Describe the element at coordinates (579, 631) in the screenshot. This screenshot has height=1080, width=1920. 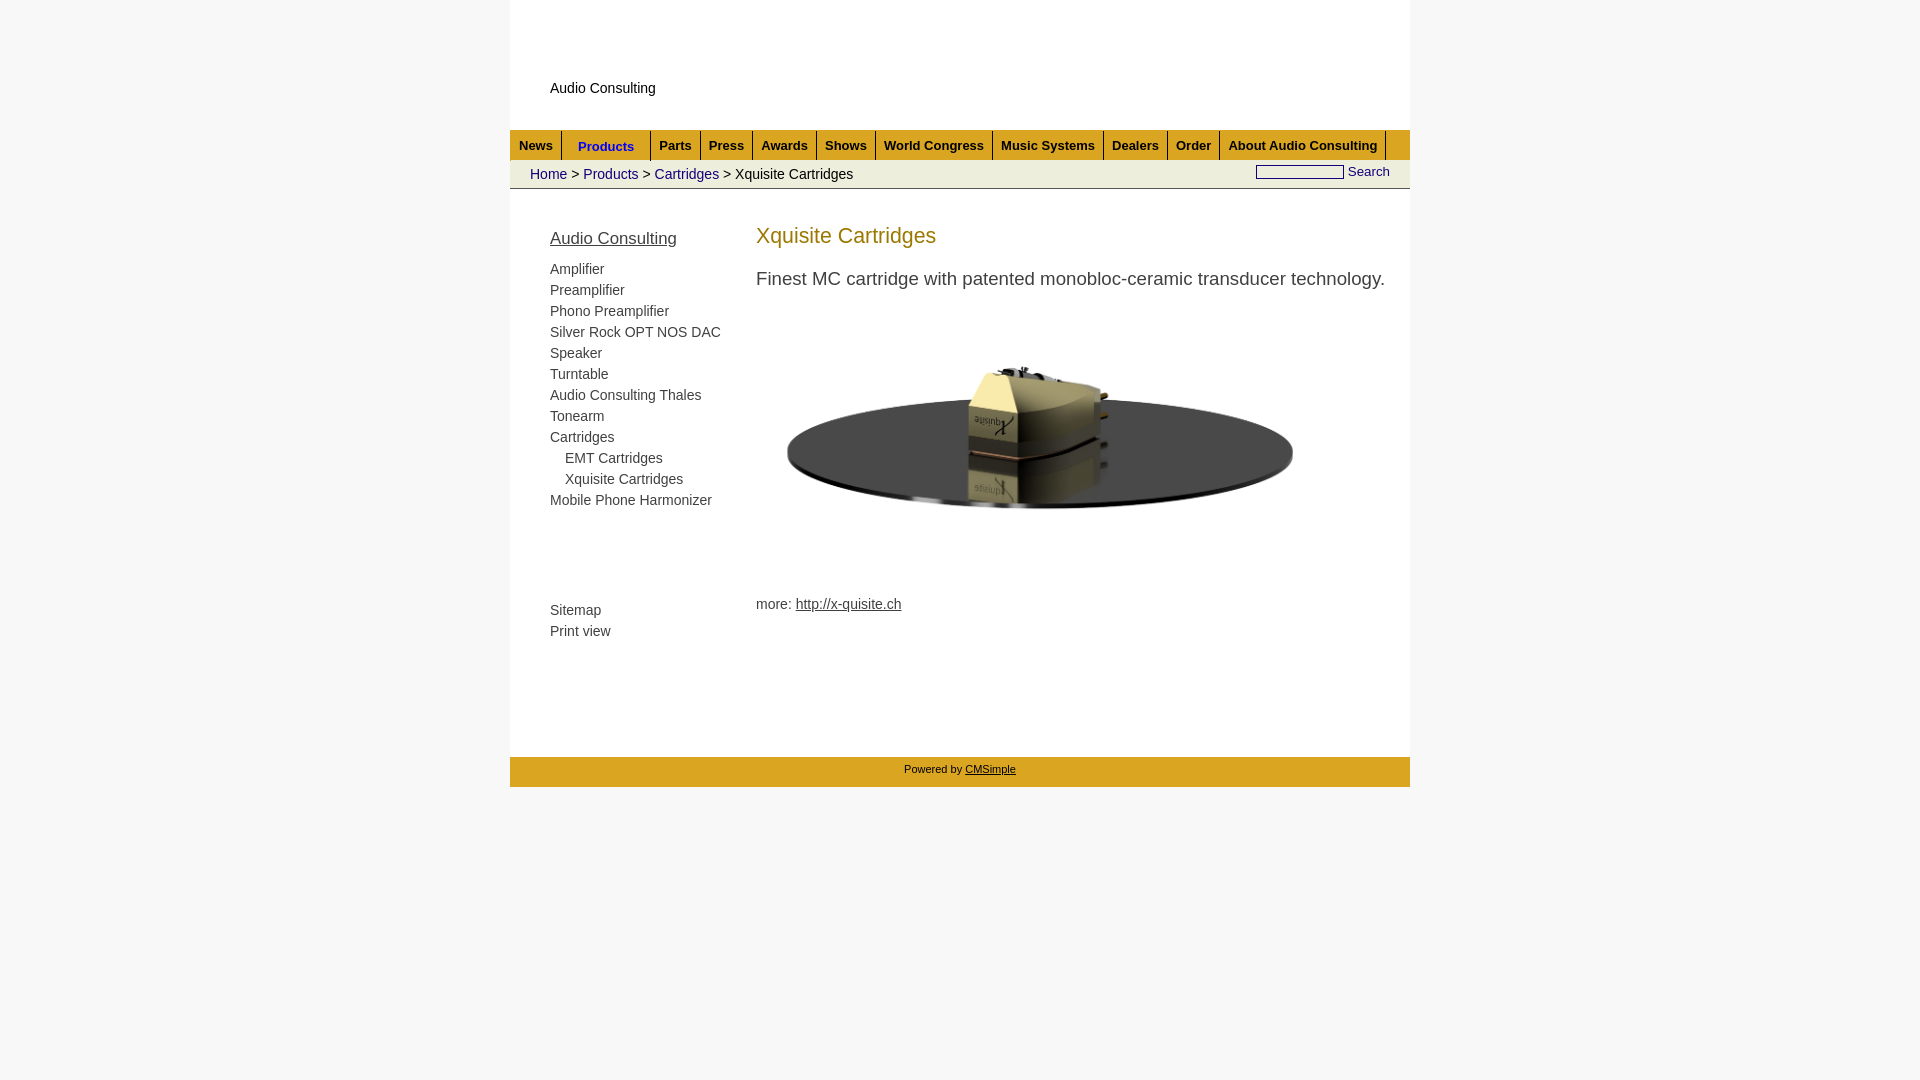
I see `'Print view'` at that location.